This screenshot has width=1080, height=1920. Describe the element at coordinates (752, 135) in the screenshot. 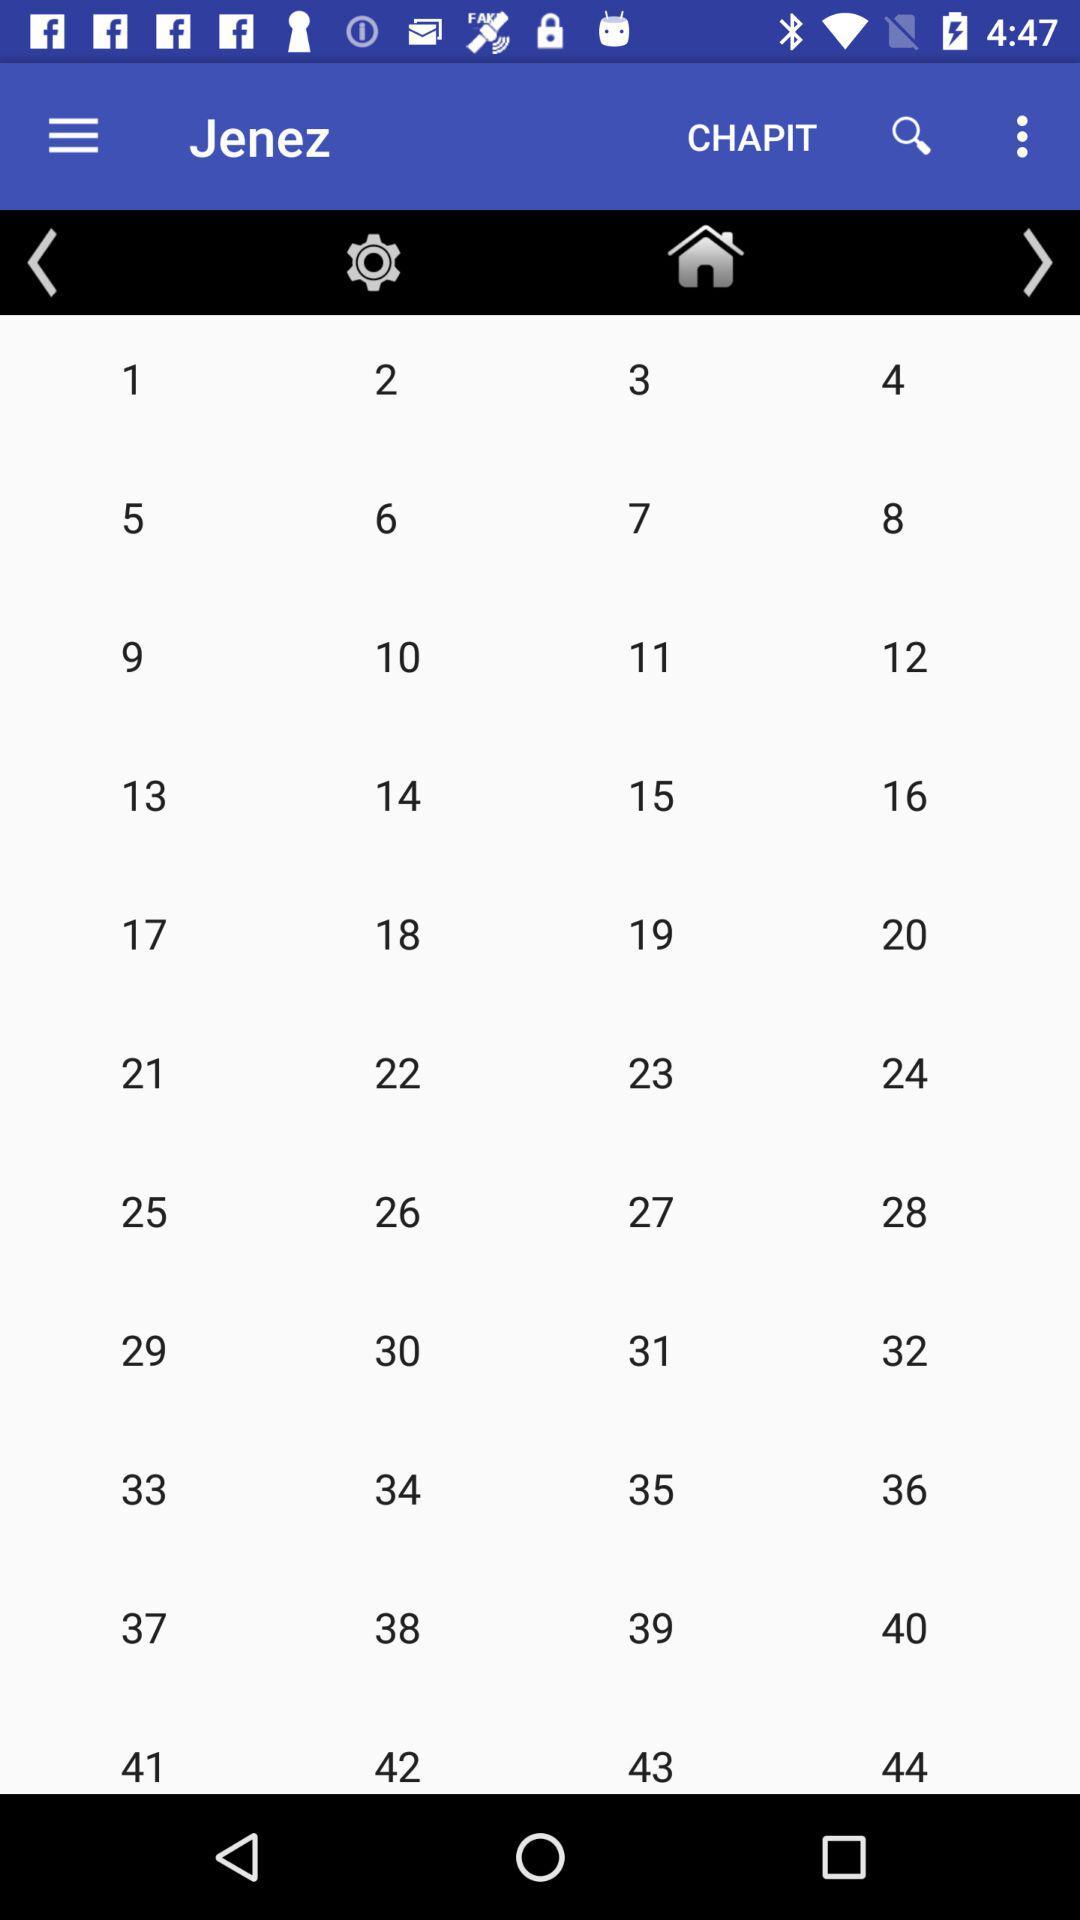

I see `the item next to jenez  icon` at that location.